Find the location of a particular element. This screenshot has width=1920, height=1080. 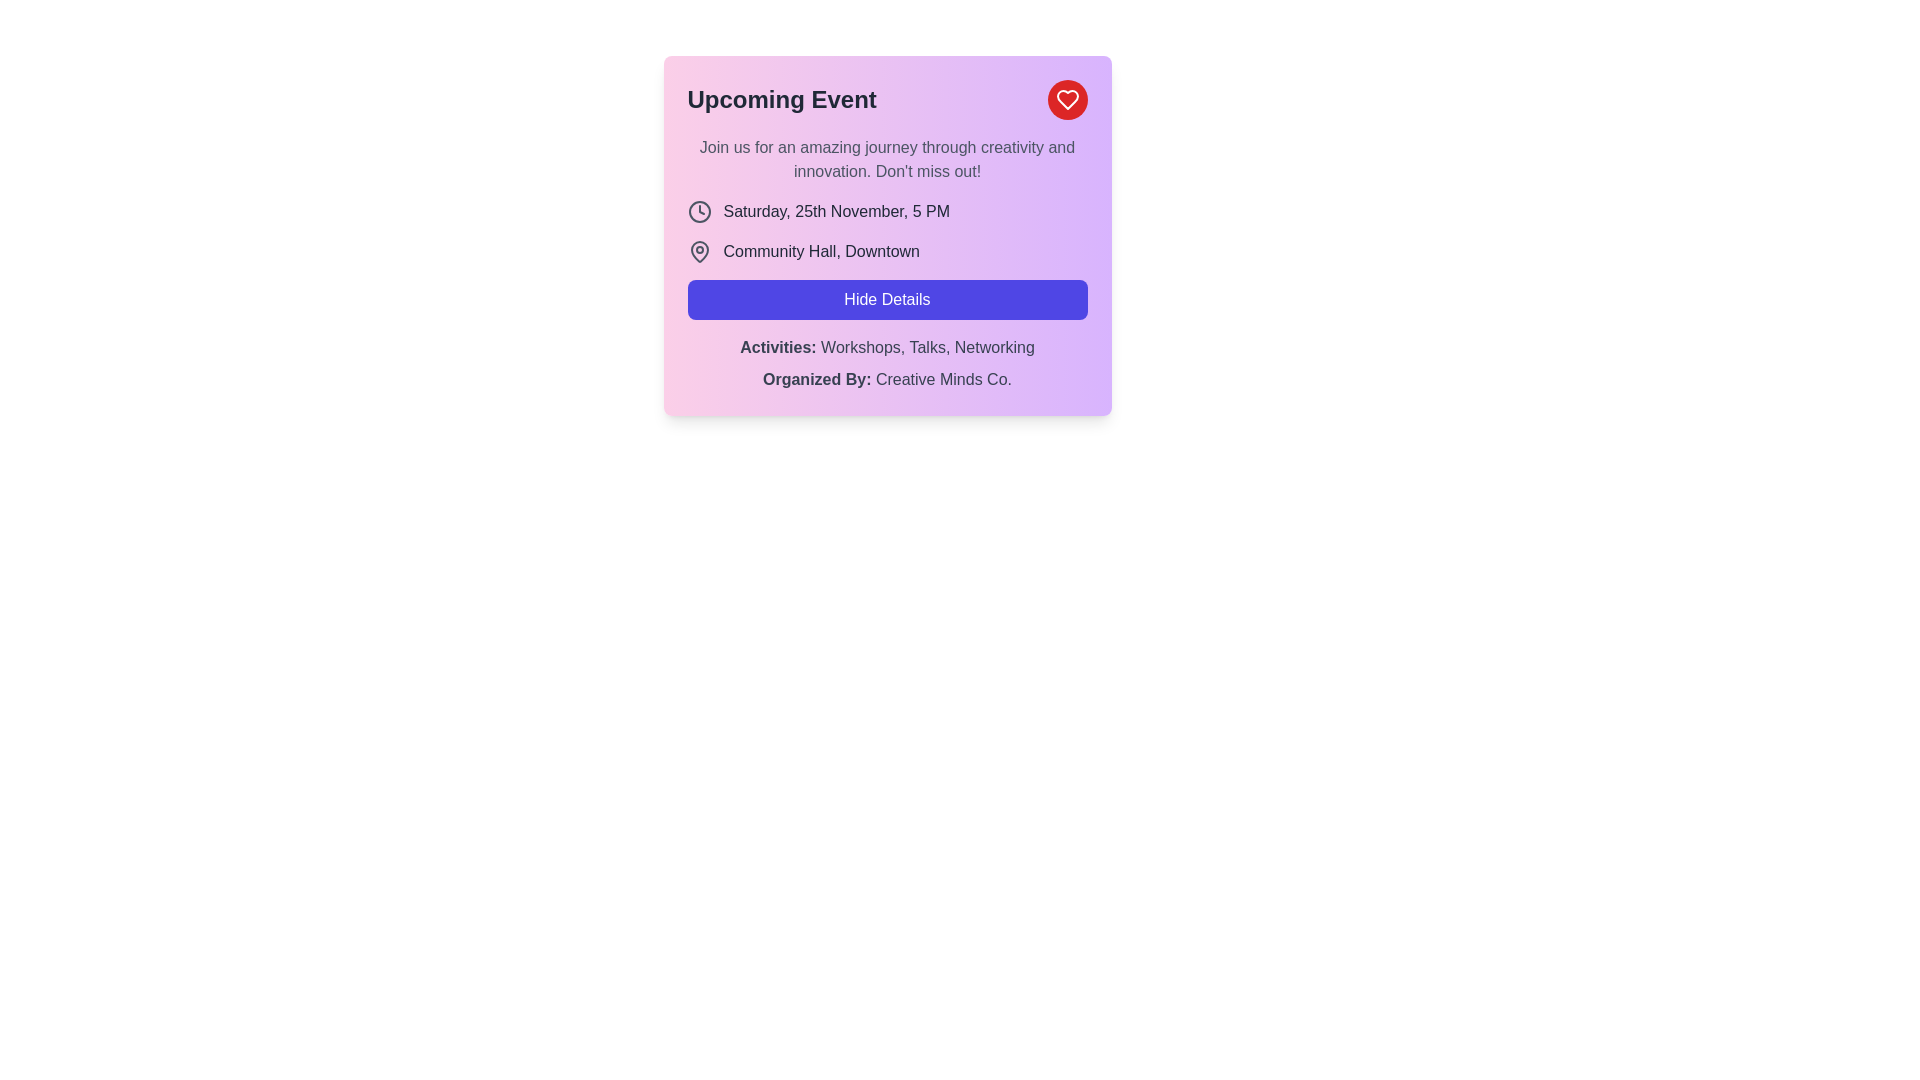

the venue information icon located to the left of the text 'Community Hall, Downtown', which visually represents the event's address is located at coordinates (699, 250).